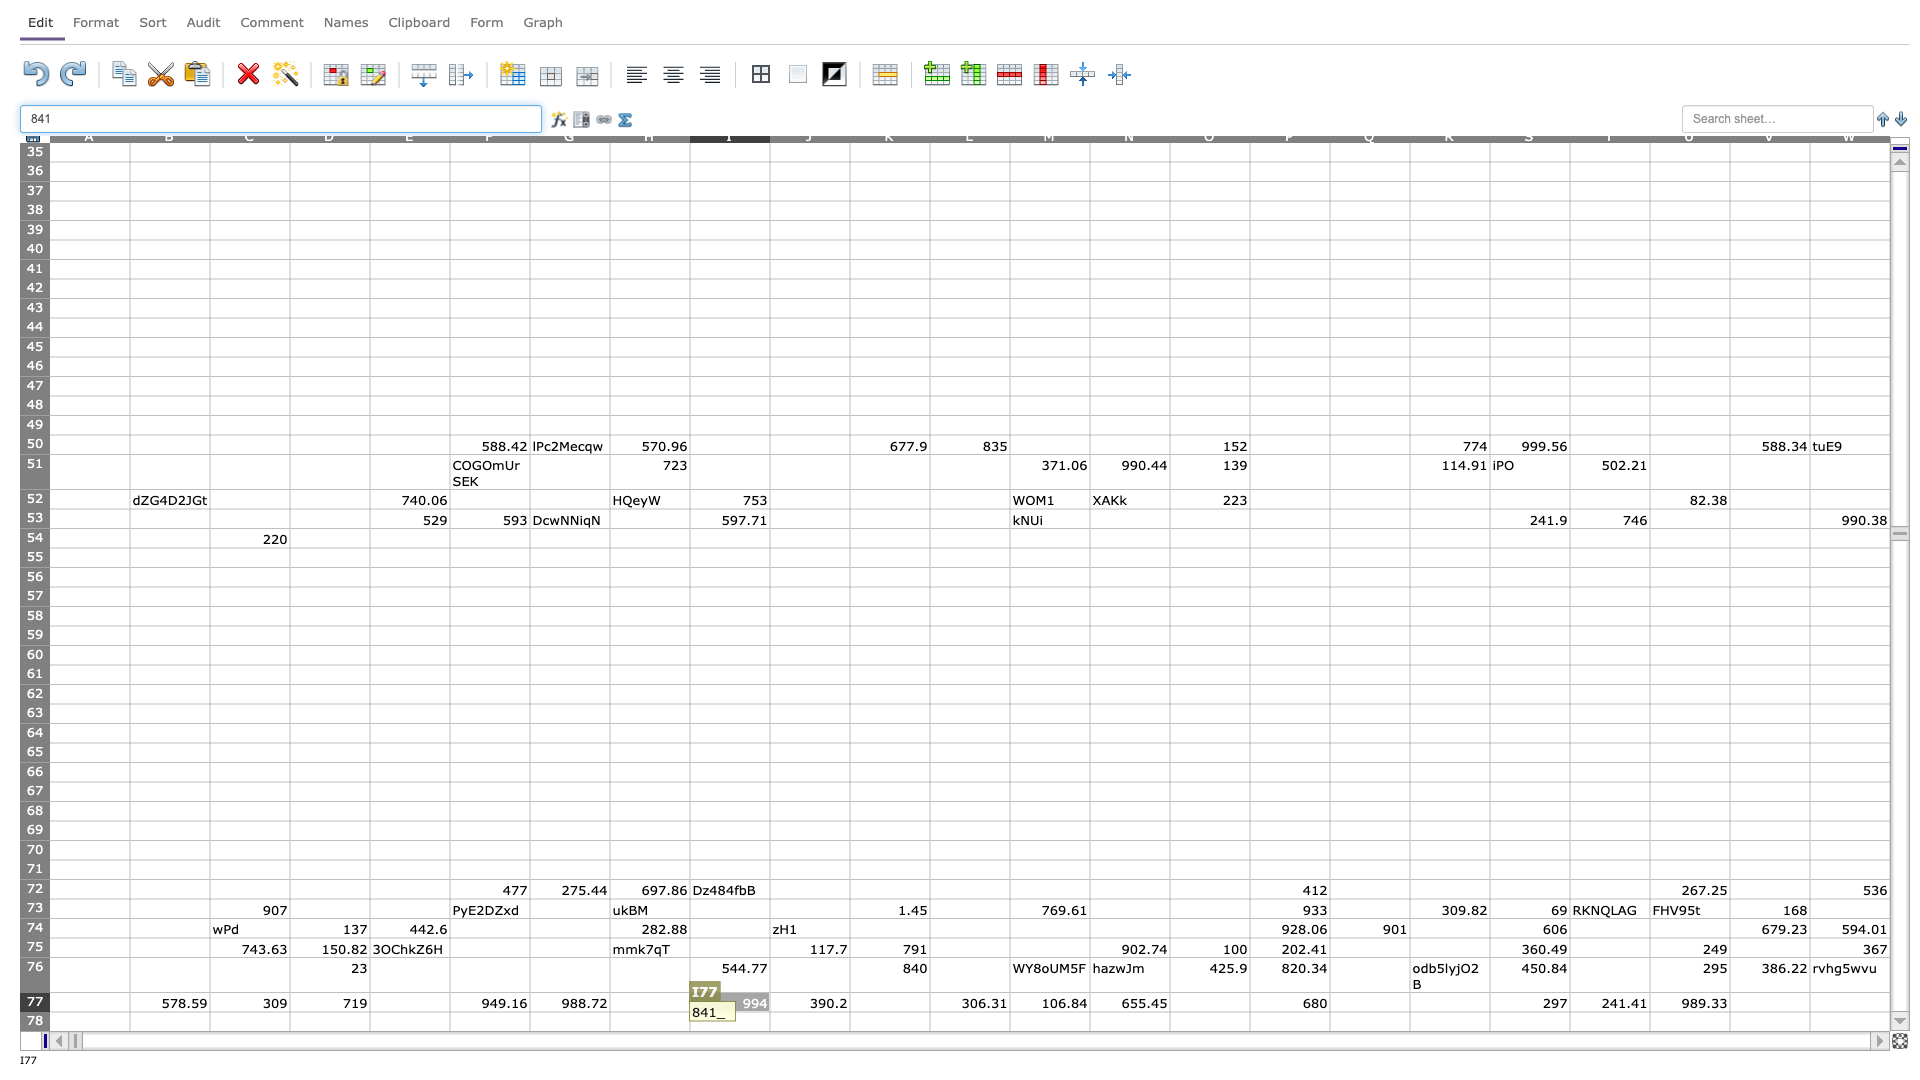 This screenshot has height=1080, width=1920. I want to click on top left corner of cell N78, so click(1088, 1011).